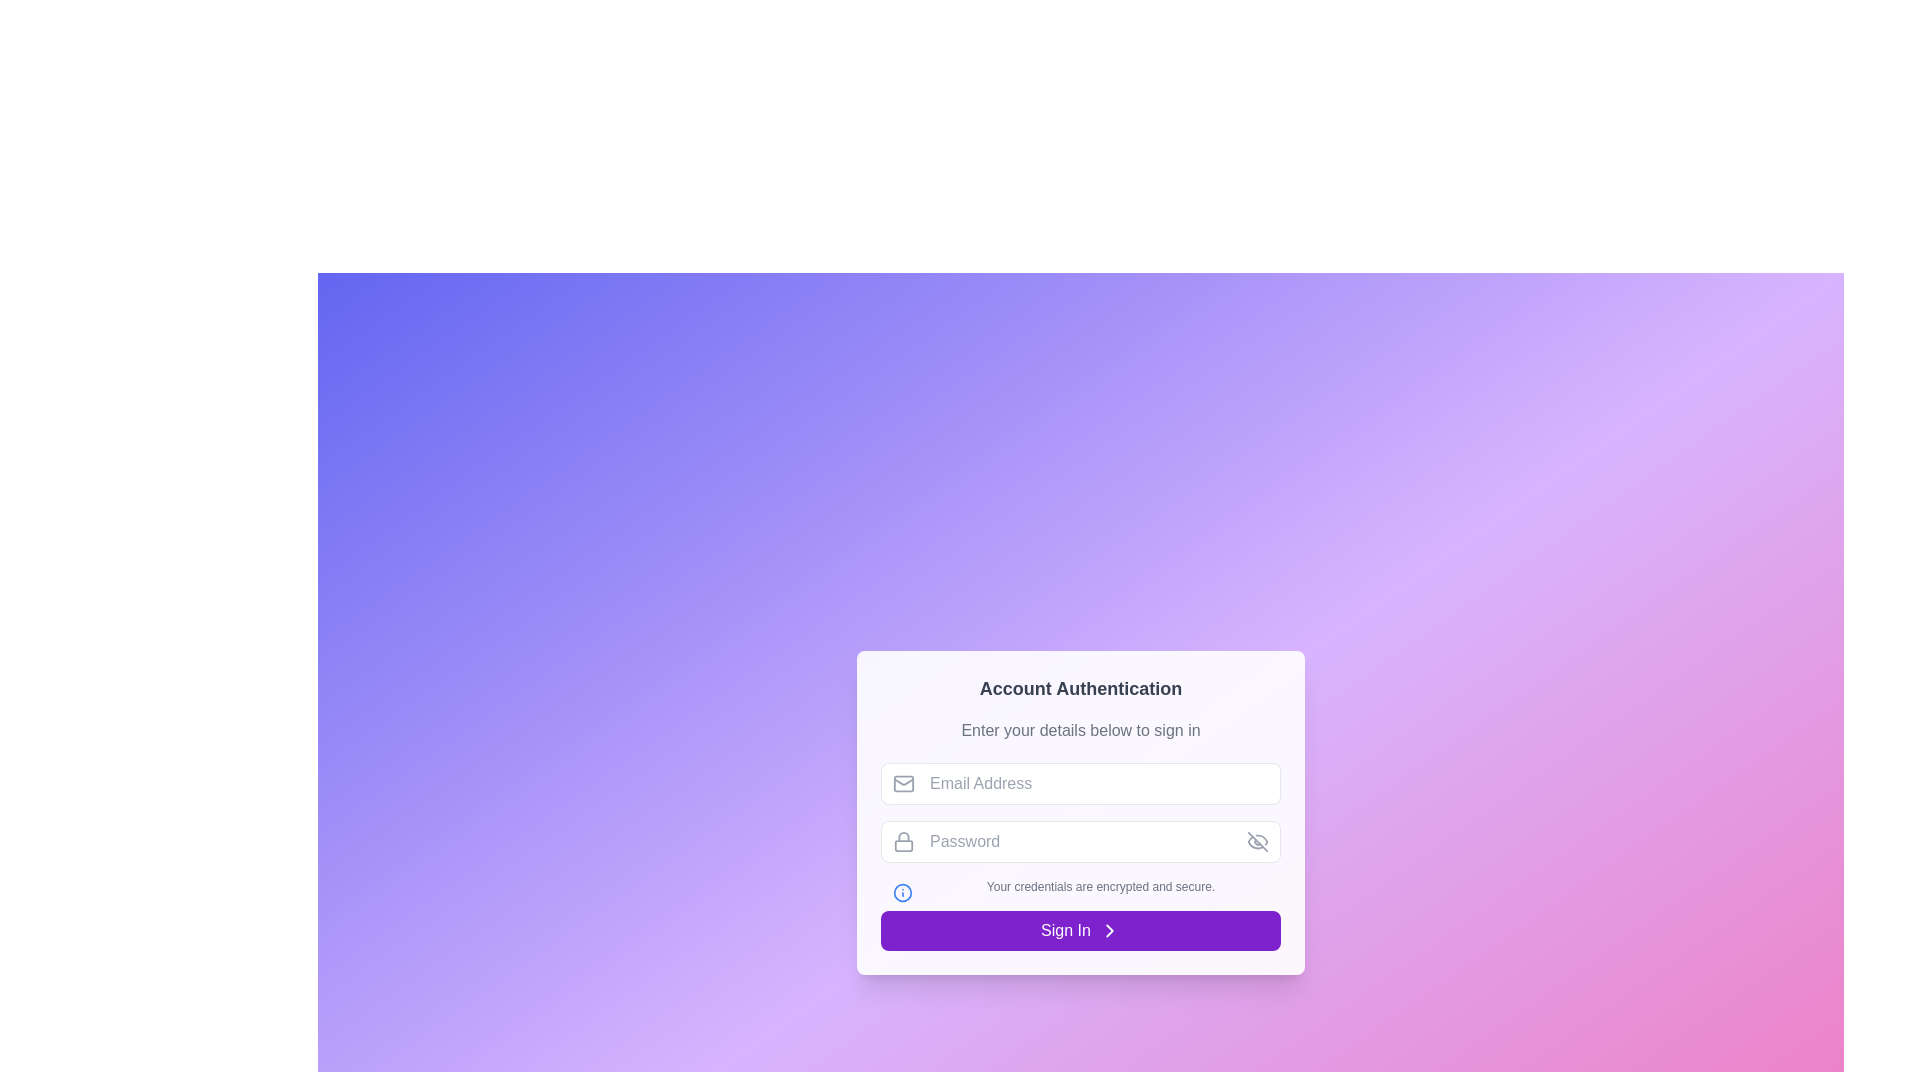 Image resolution: width=1920 pixels, height=1080 pixels. I want to click on the email input field located below the header 'Enter your details below to sign in' and above the password input field by tabbing to it, so click(1079, 782).